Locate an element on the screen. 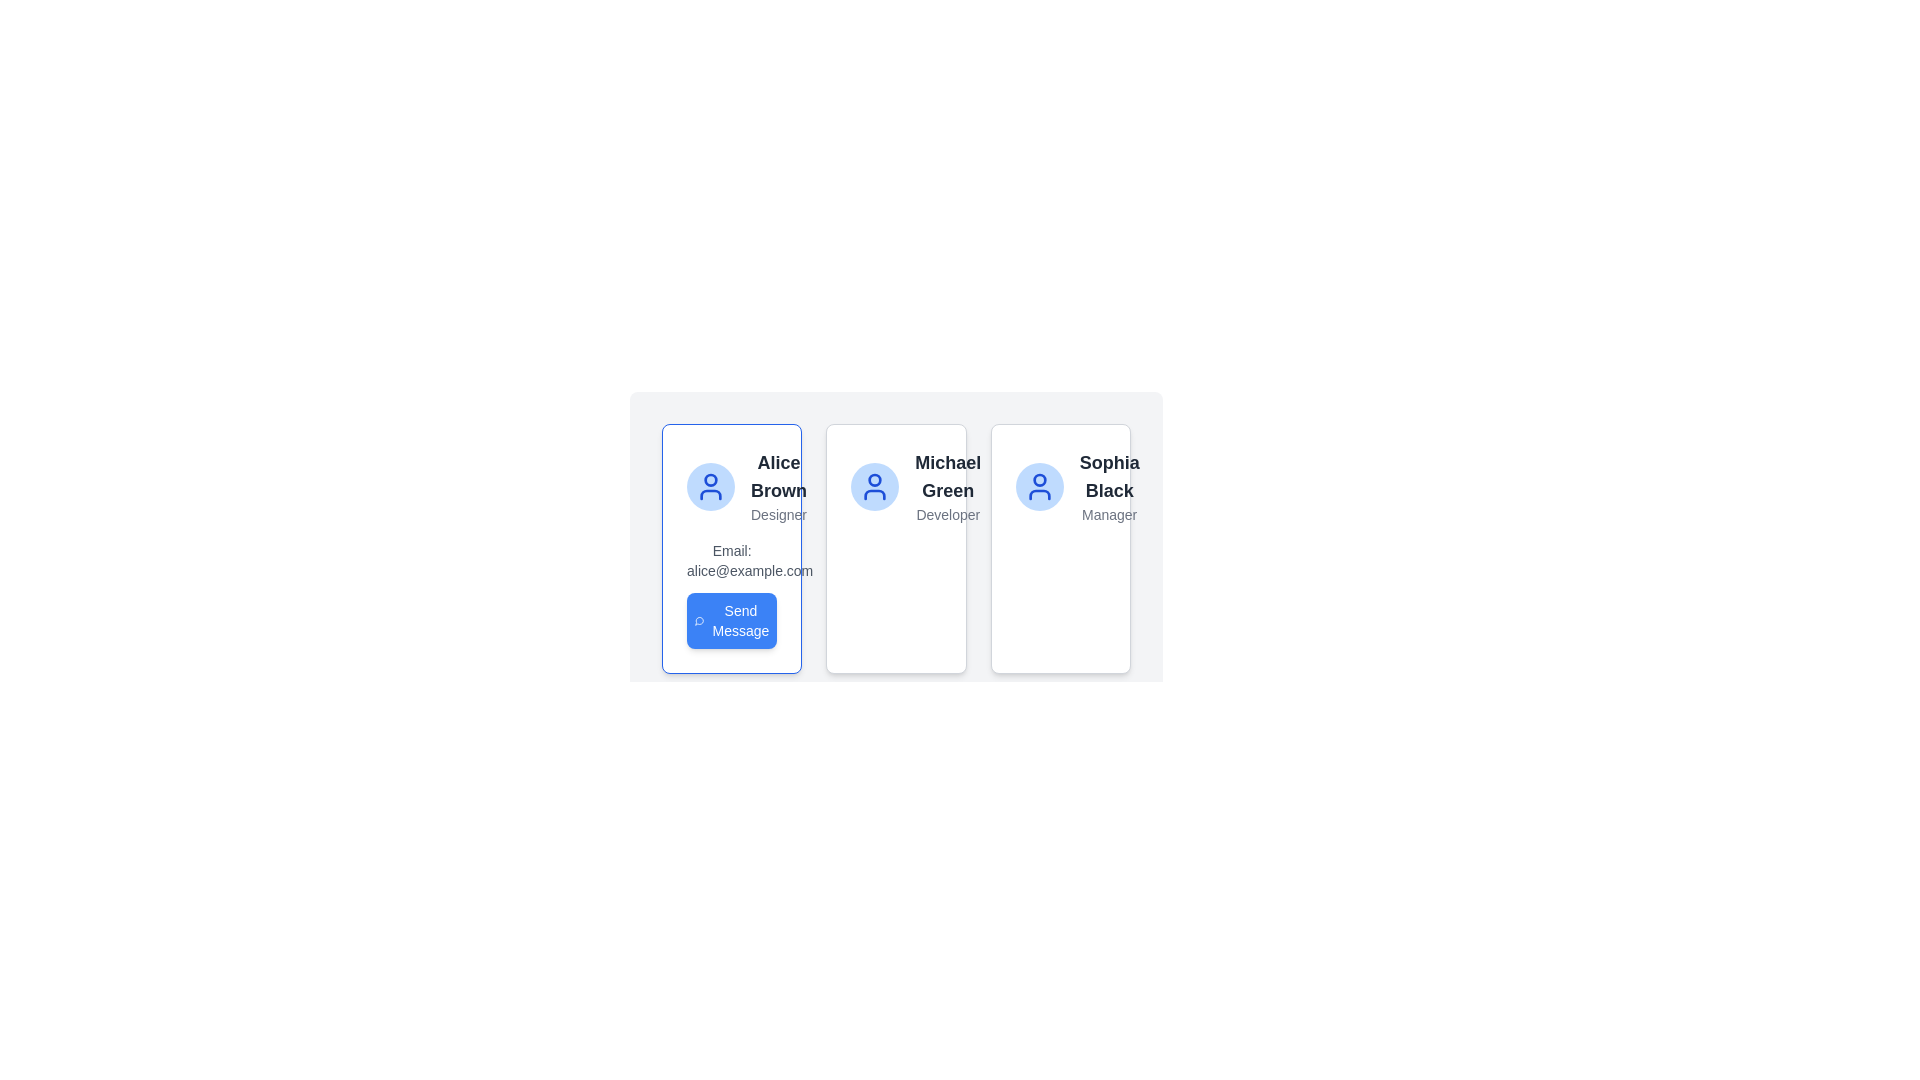 This screenshot has width=1920, height=1080. the text label displaying 'Manager', which is styled with a small gray font and located beneath 'Sophia Black' in the rightmost card of a row of three cards is located at coordinates (1108, 514).